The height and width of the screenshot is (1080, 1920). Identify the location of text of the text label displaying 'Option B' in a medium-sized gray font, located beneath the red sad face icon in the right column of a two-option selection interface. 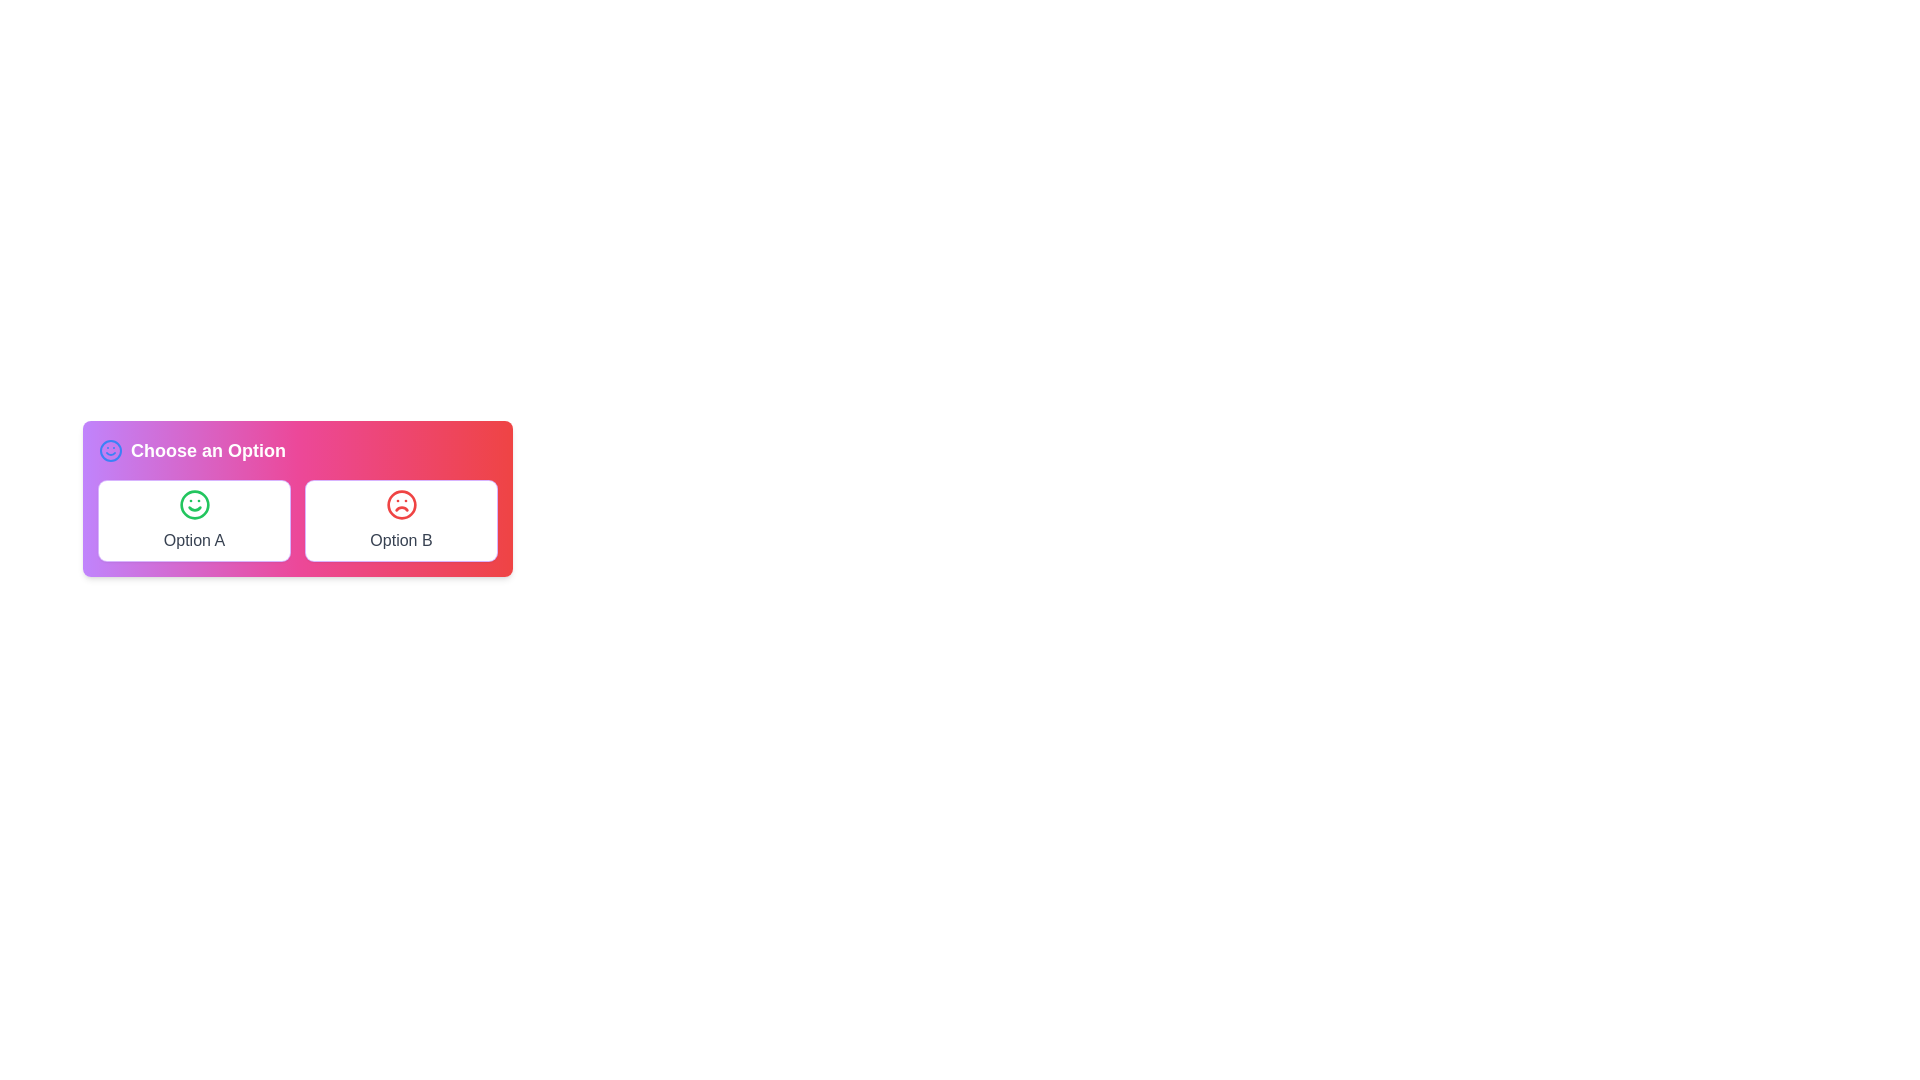
(400, 540).